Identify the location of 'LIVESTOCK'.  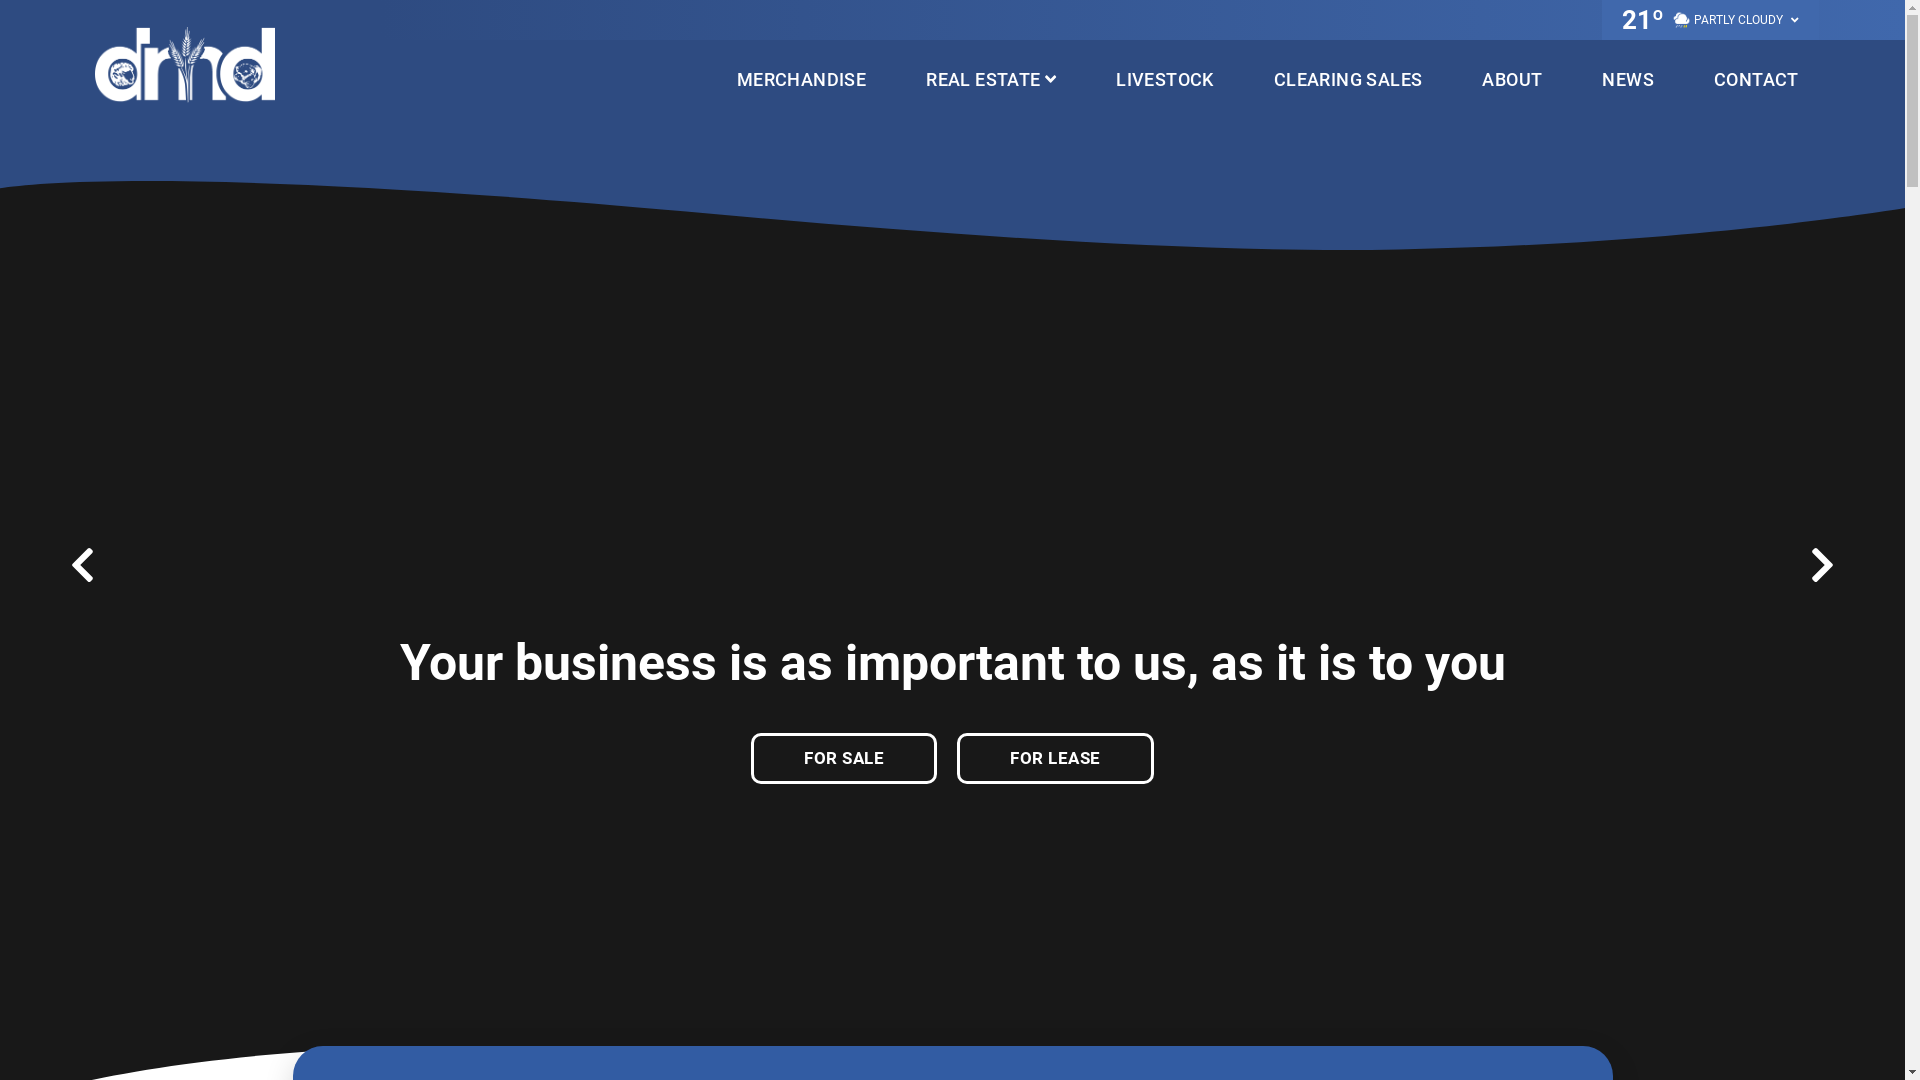
(1165, 79).